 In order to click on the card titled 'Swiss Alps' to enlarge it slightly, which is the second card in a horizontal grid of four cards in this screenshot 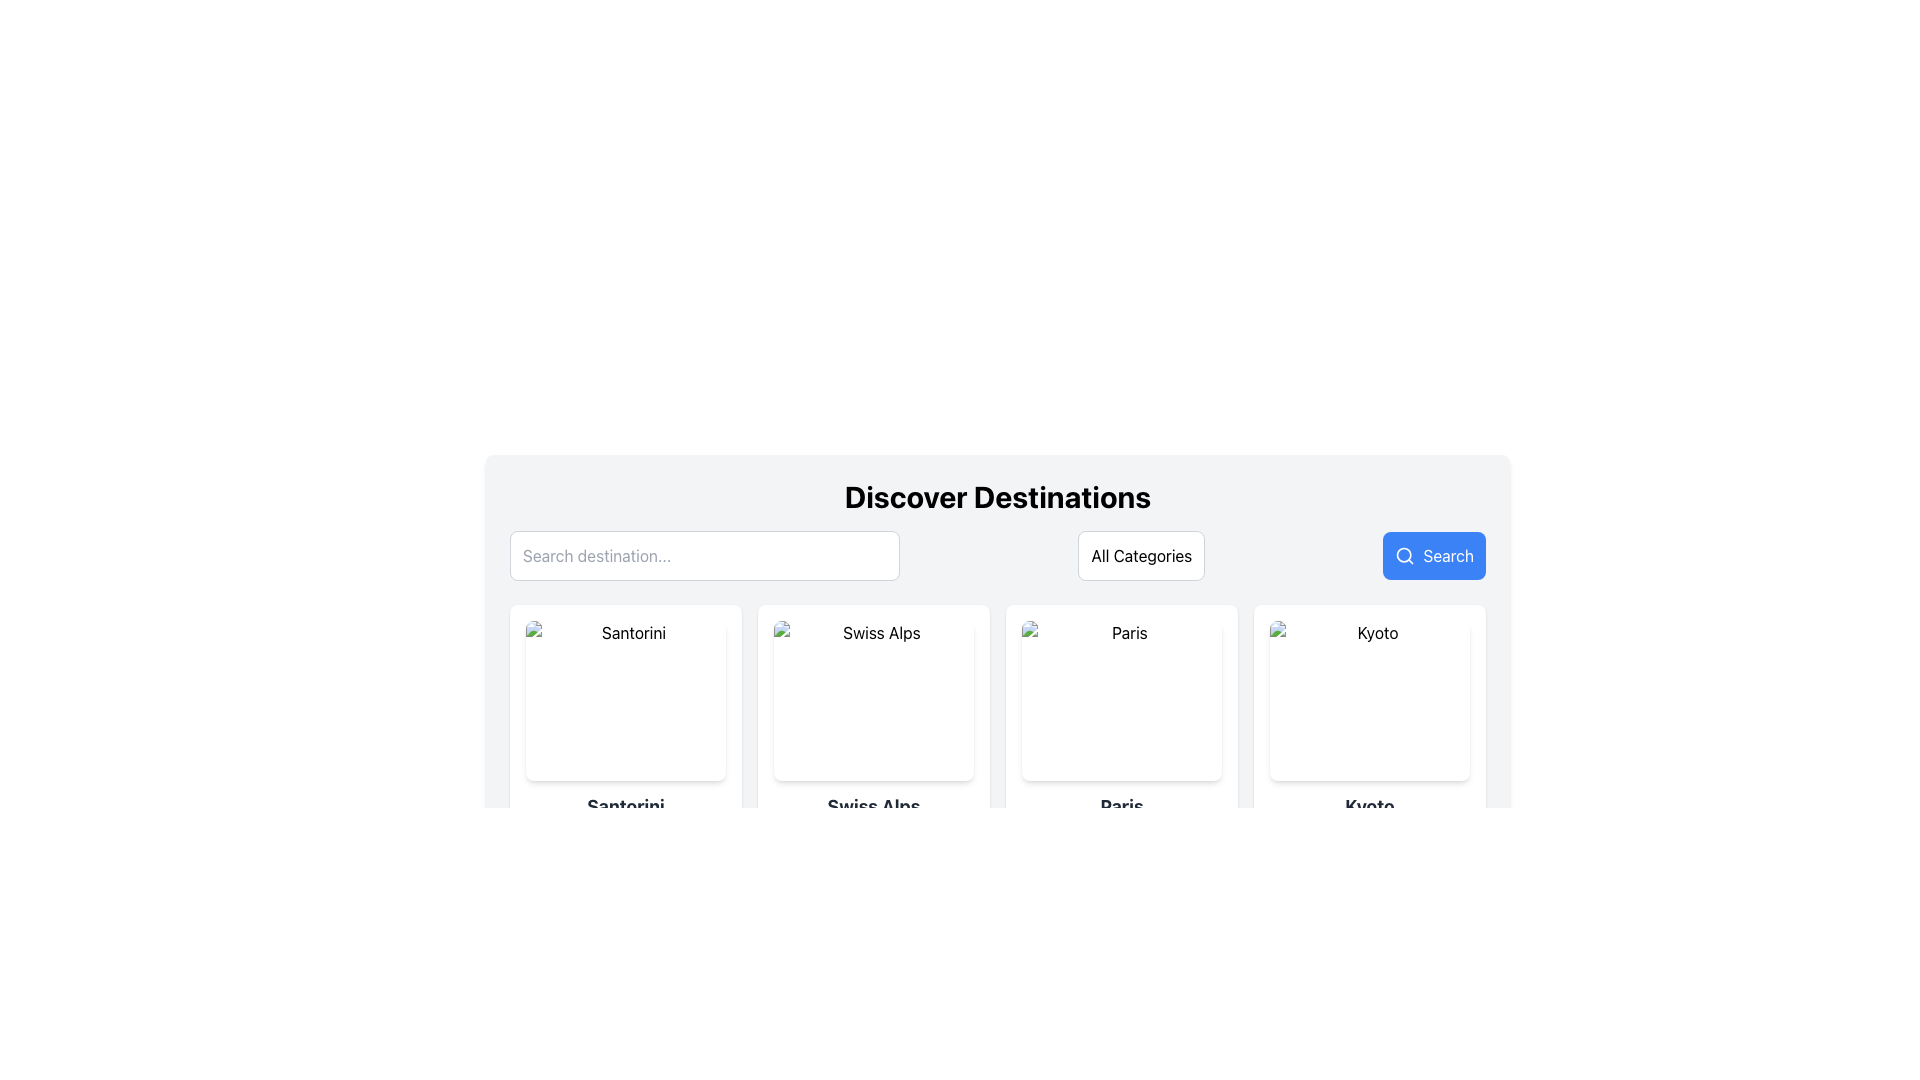, I will do `click(873, 735)`.